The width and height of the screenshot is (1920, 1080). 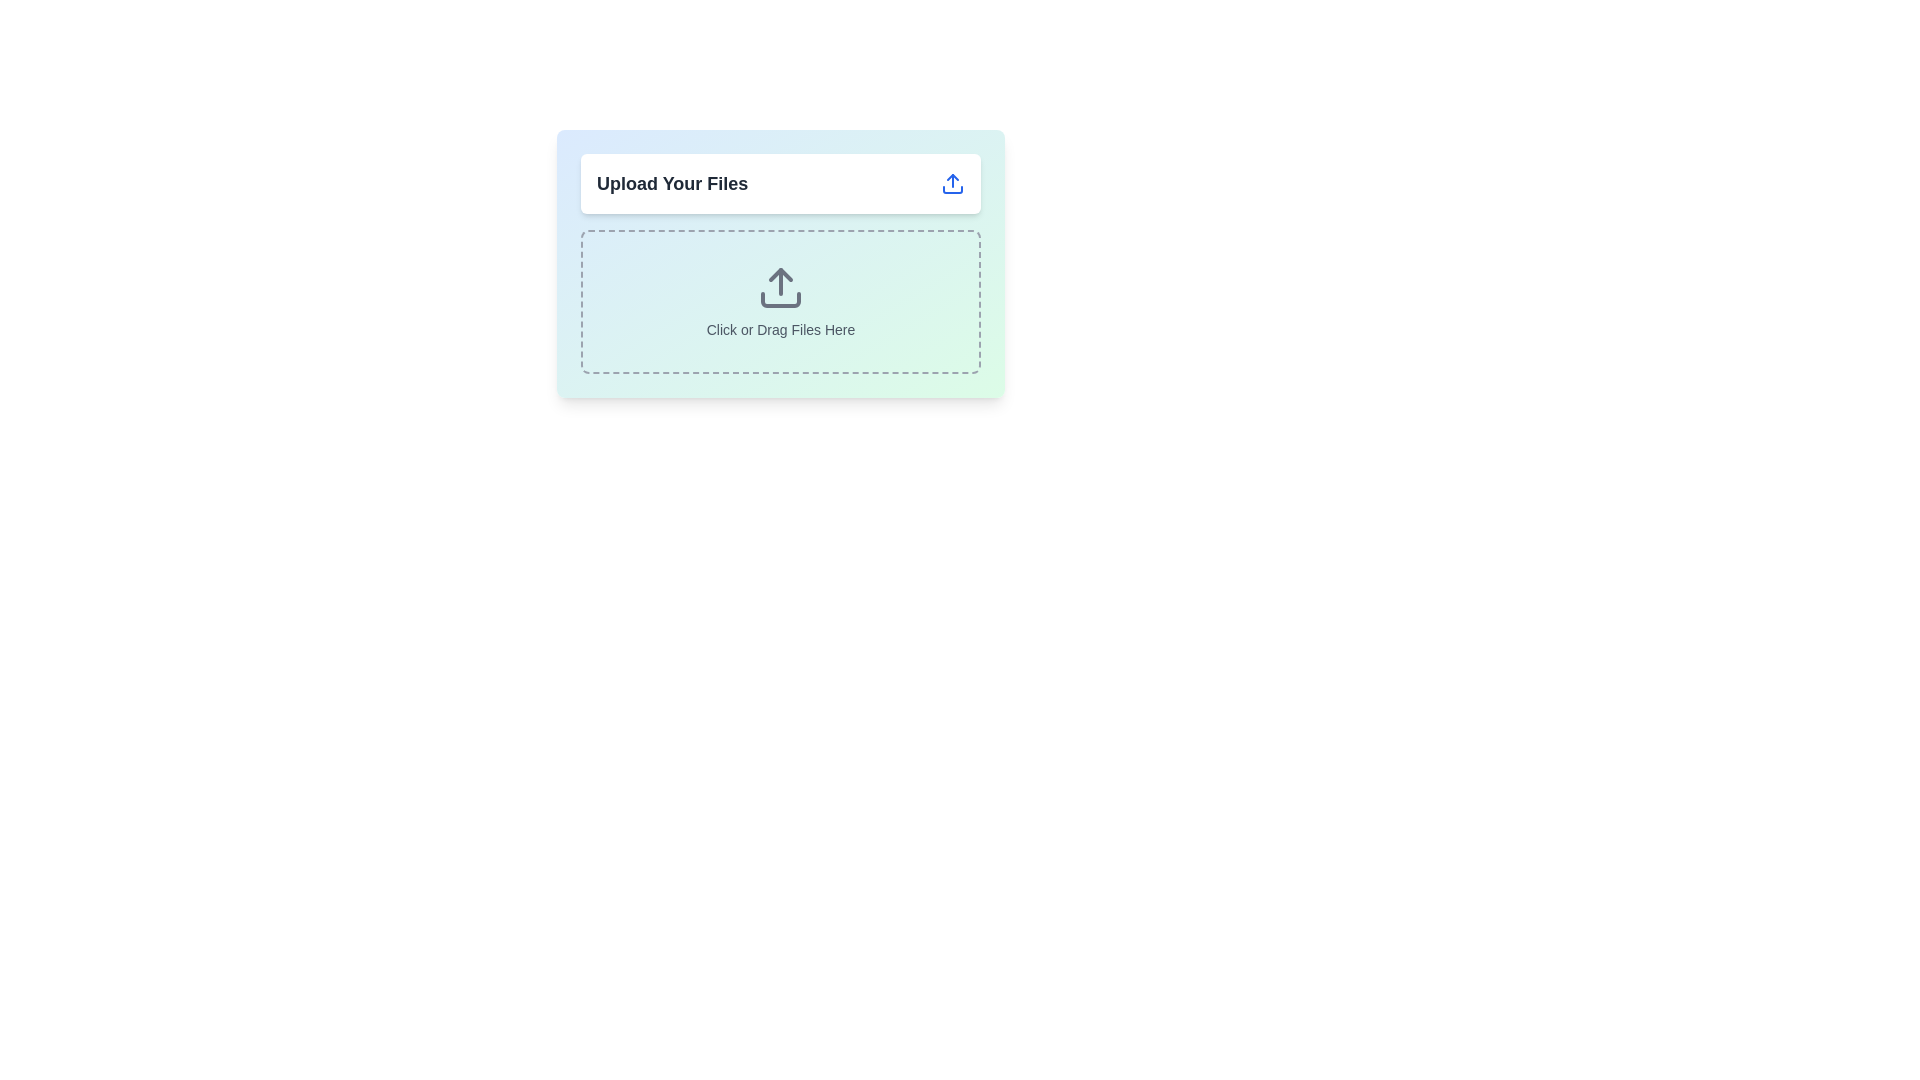 I want to click on the dashed rectangular area of the file upload widget, so click(x=780, y=262).